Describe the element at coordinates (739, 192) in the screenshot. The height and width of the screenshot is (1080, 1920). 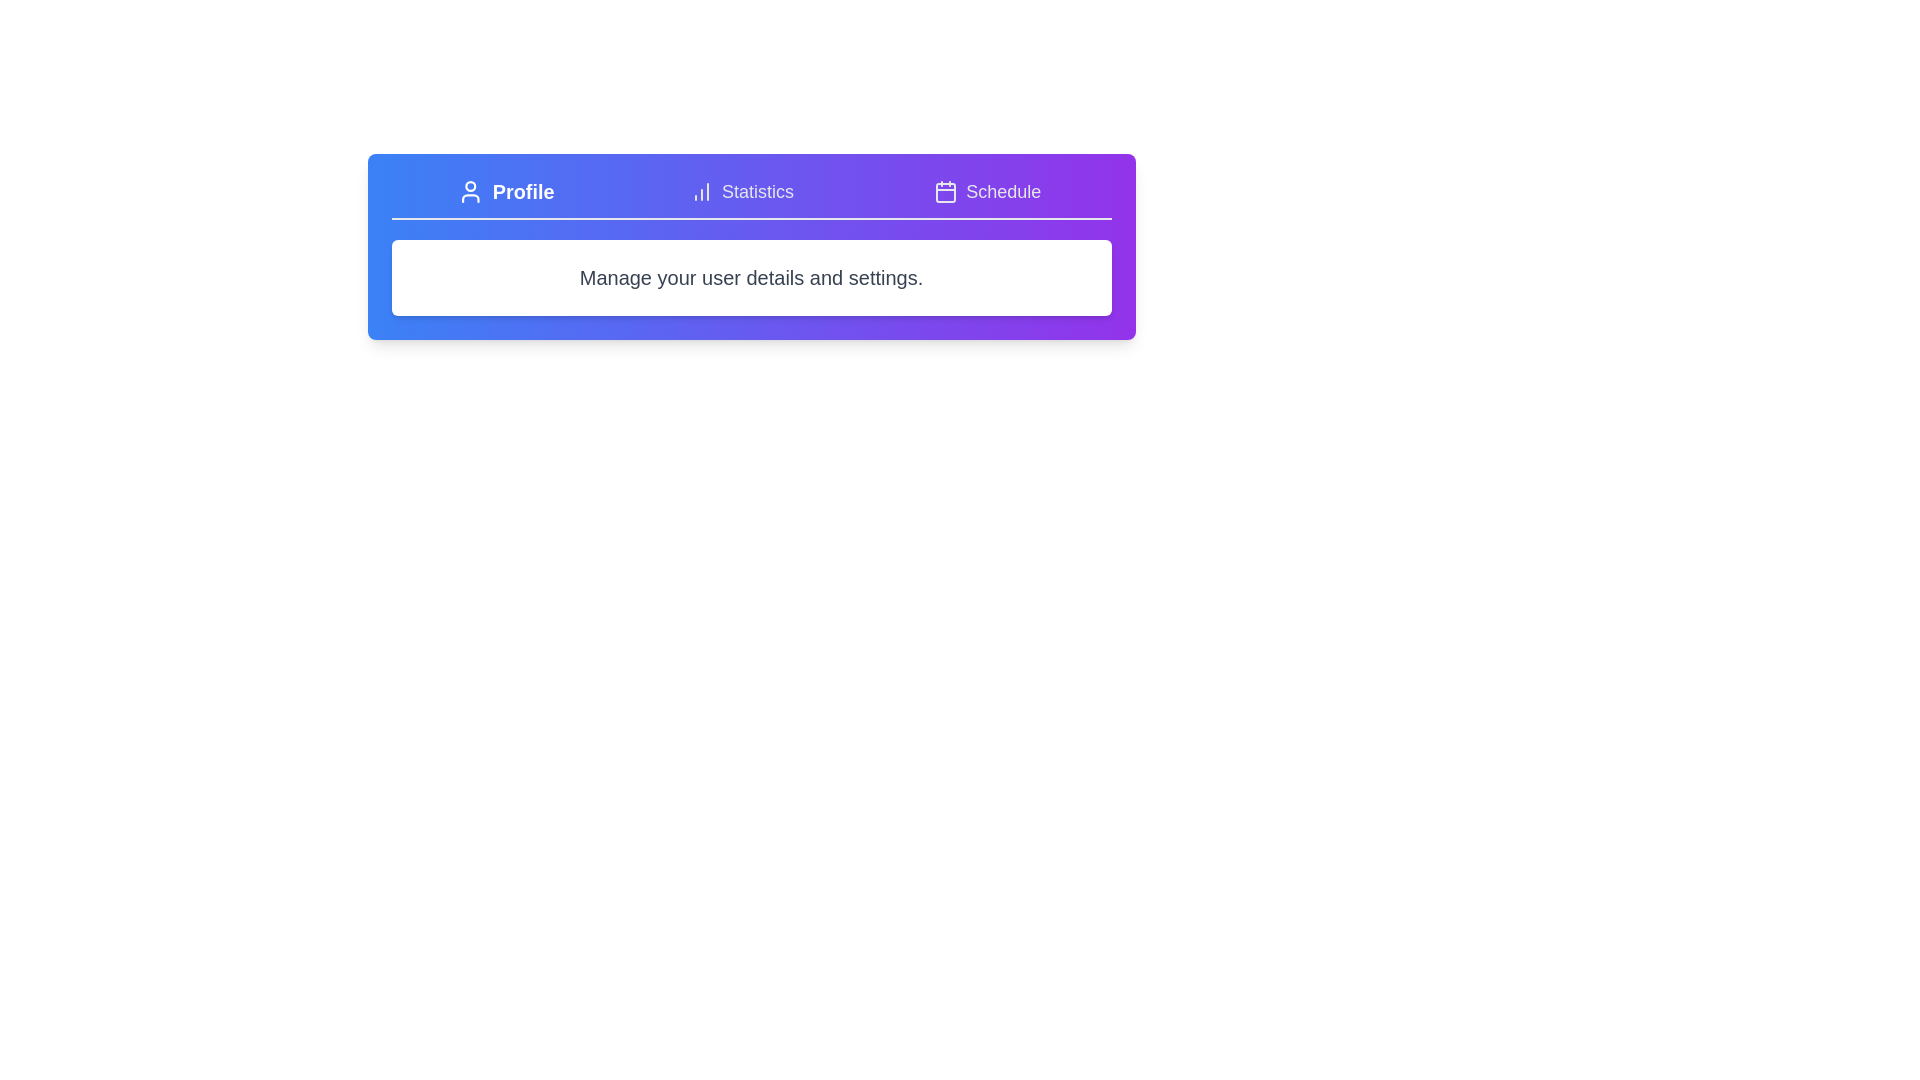
I see `the Statistics tab` at that location.